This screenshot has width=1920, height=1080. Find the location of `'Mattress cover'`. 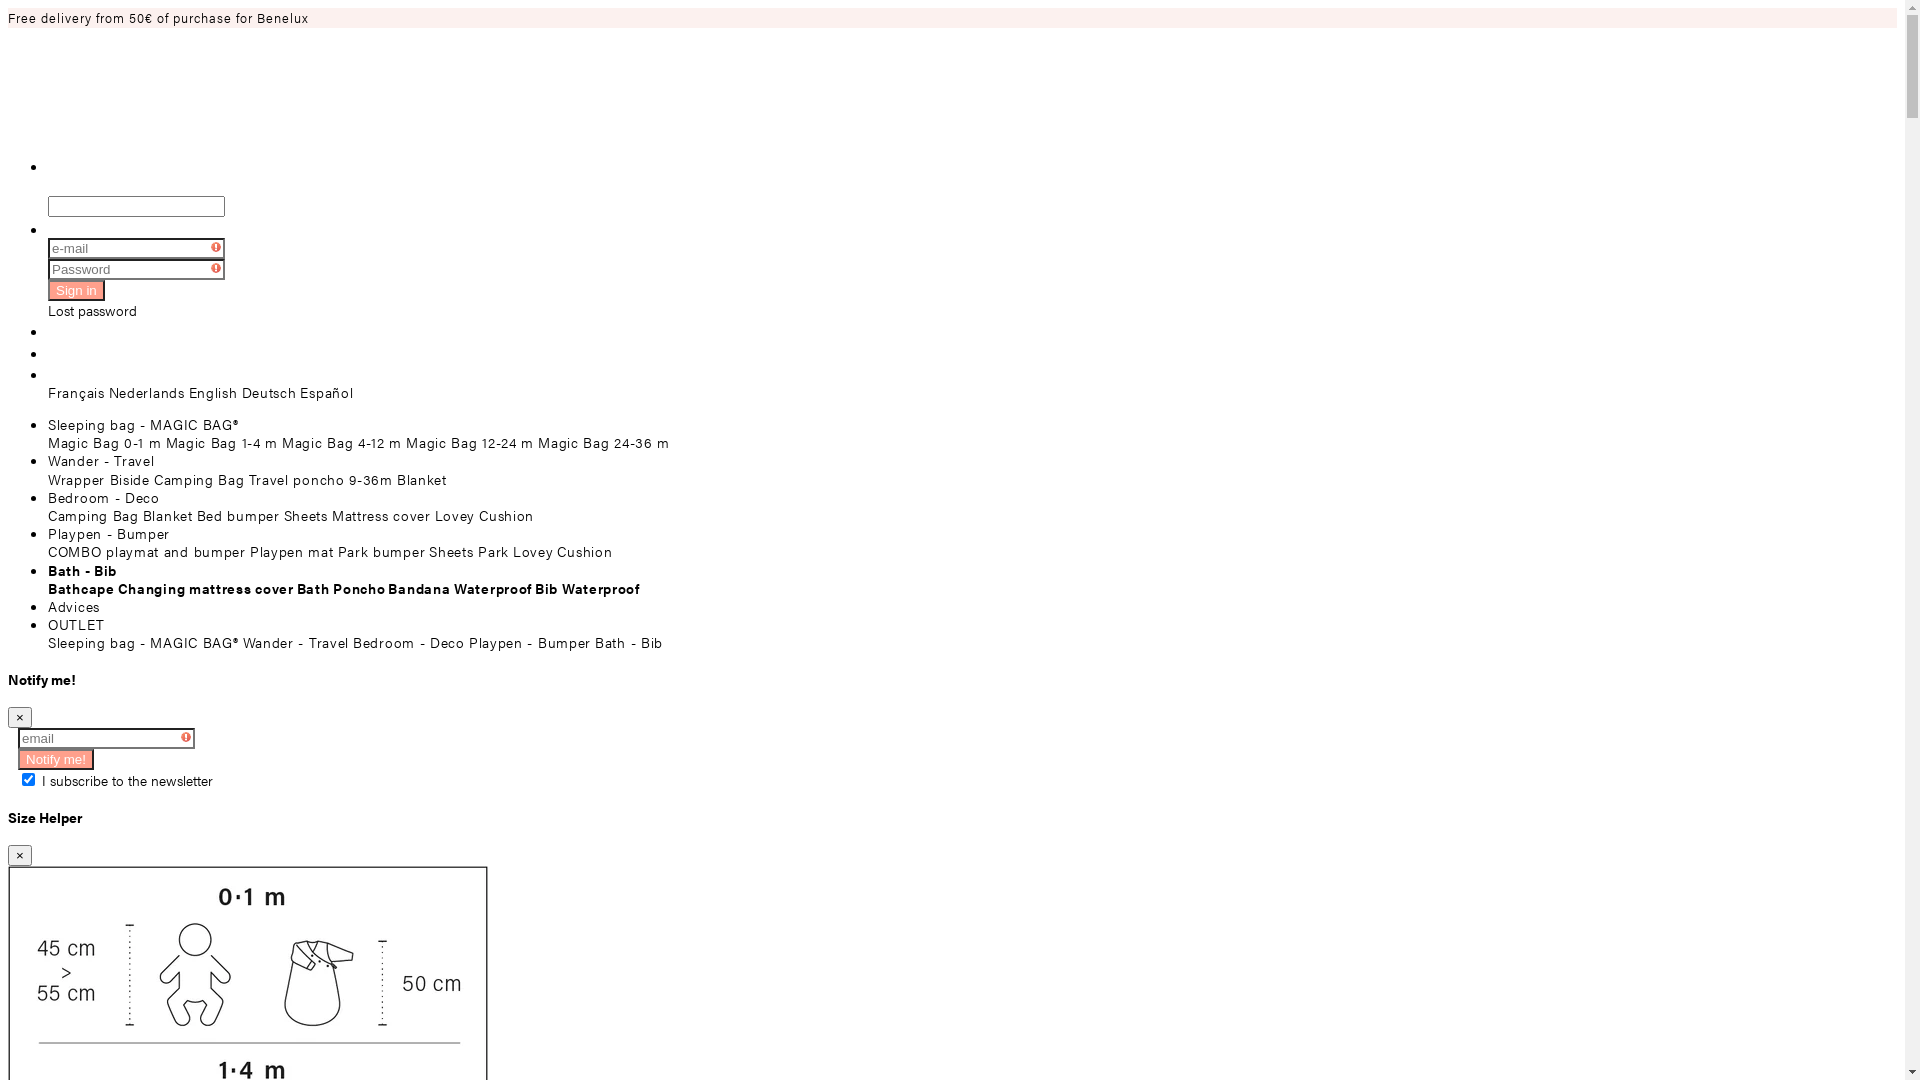

'Mattress cover' is located at coordinates (381, 514).